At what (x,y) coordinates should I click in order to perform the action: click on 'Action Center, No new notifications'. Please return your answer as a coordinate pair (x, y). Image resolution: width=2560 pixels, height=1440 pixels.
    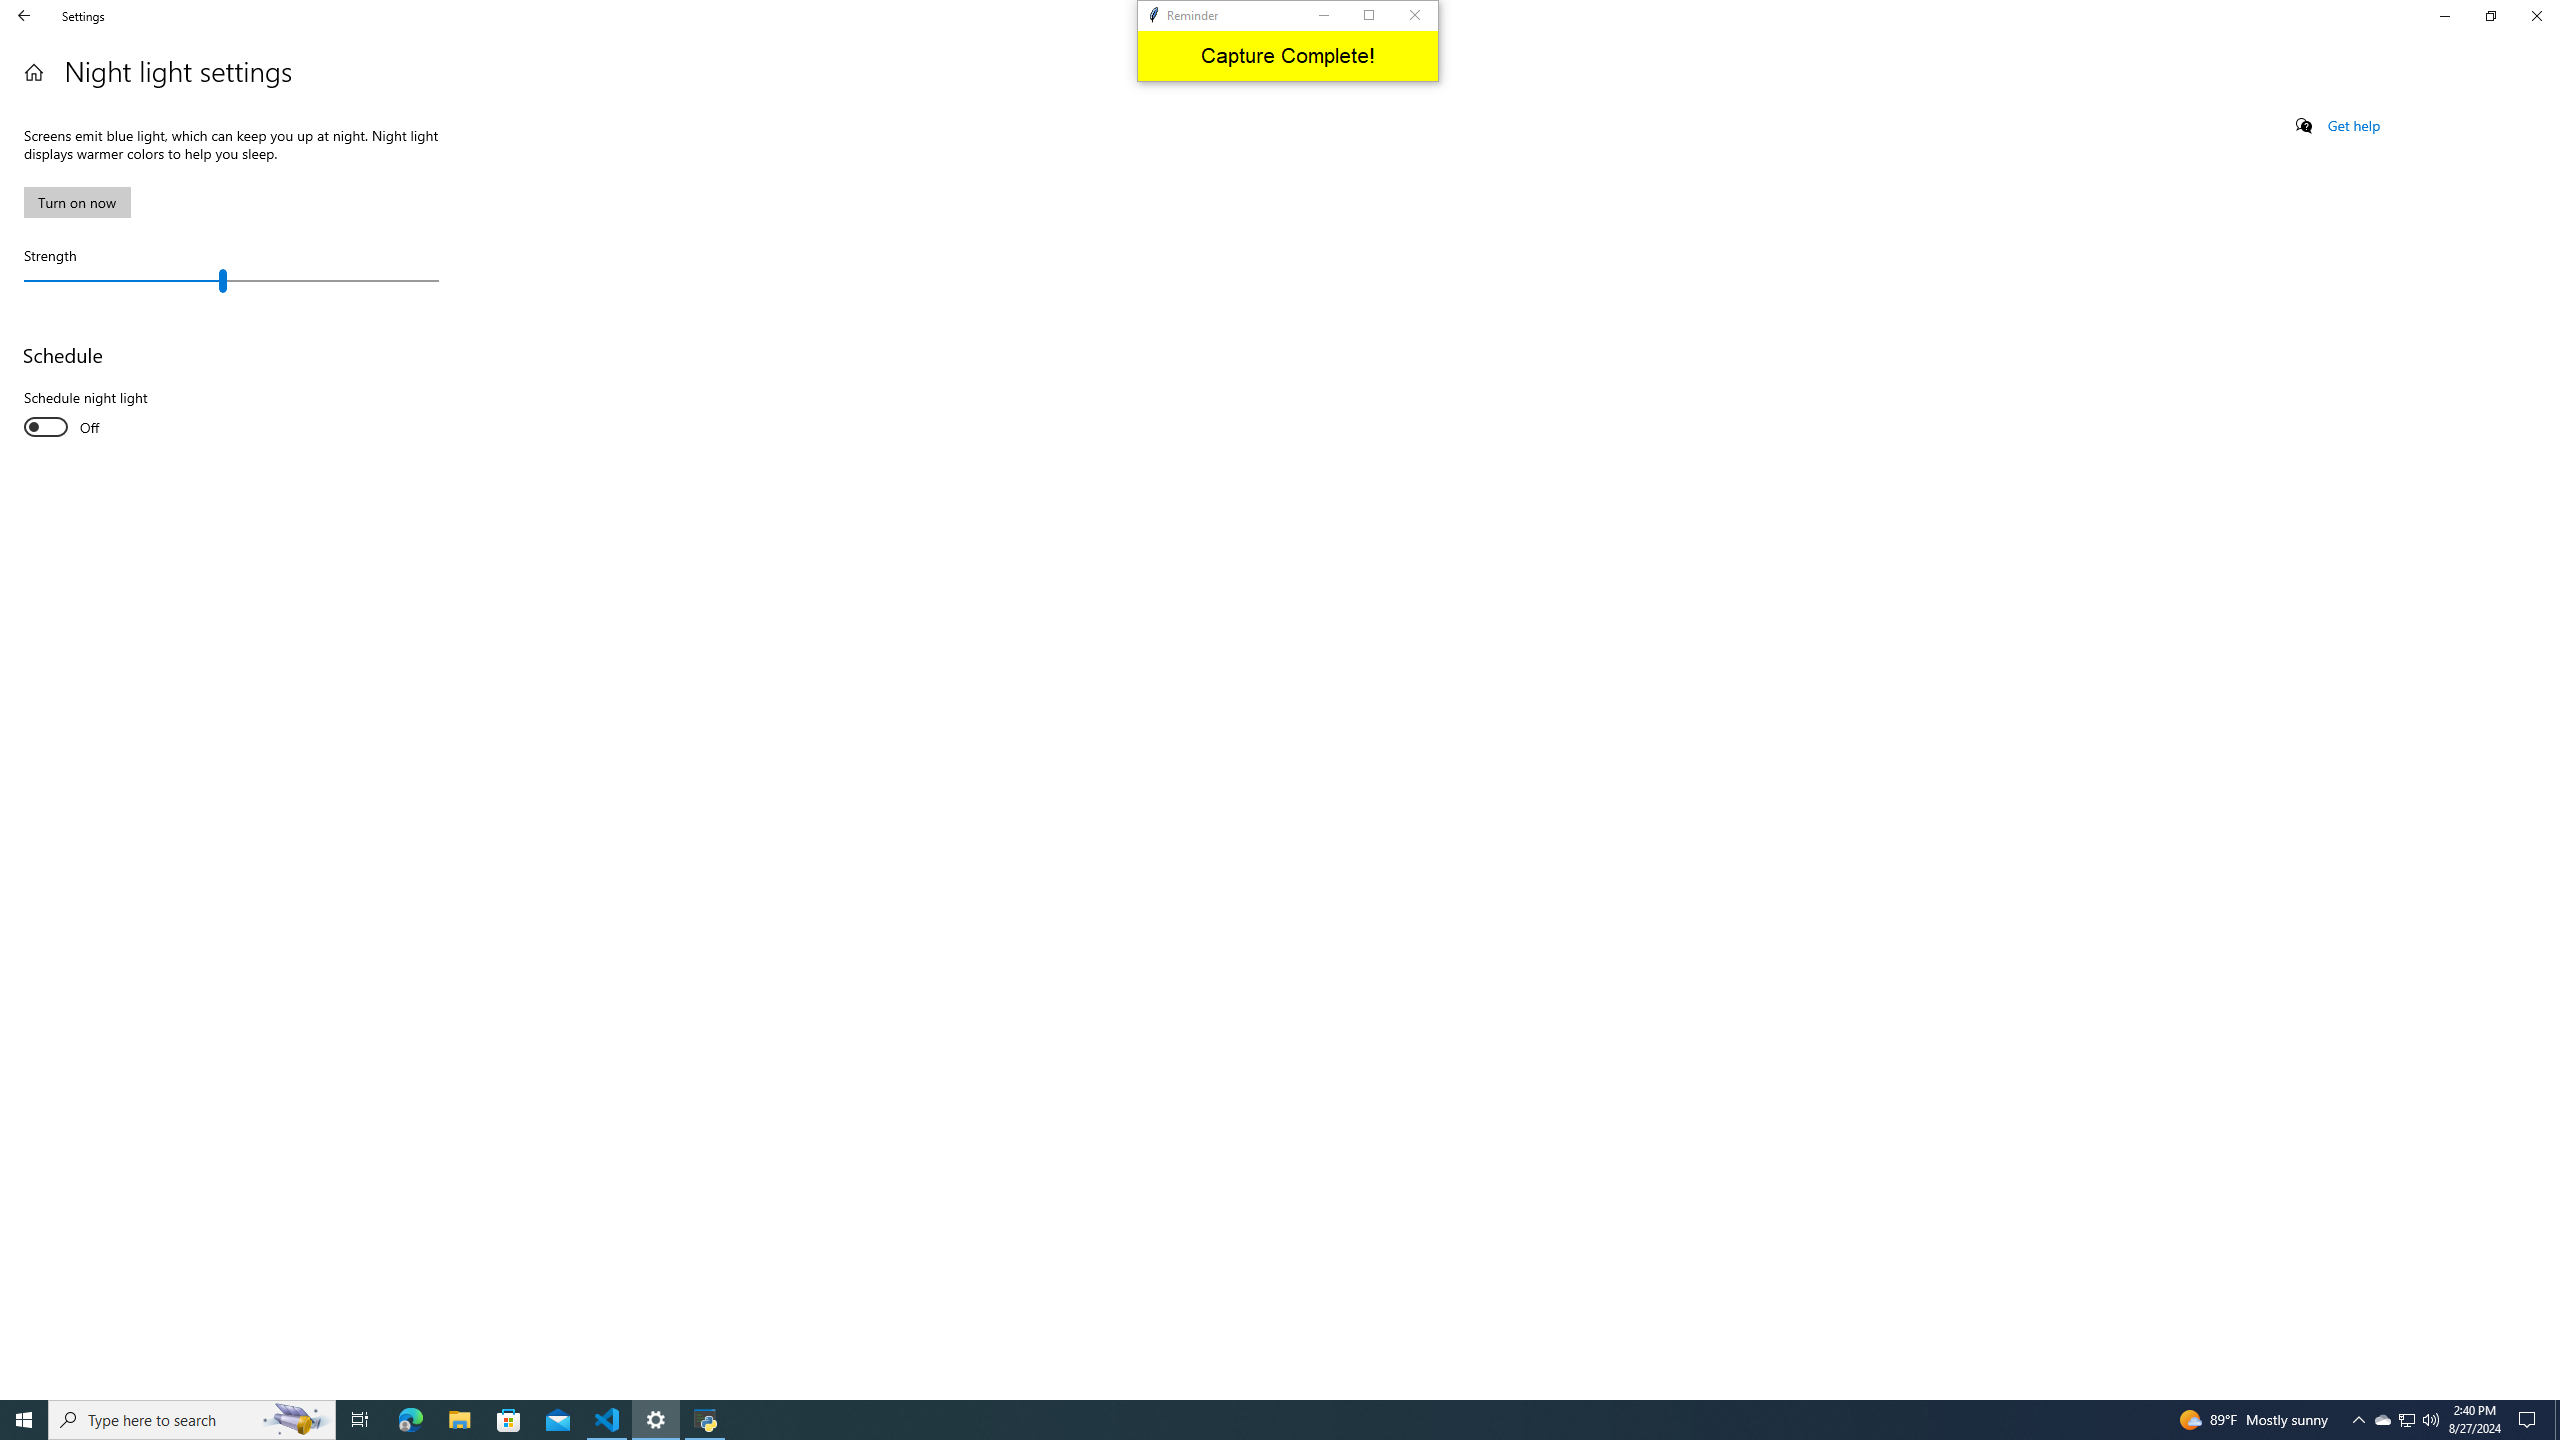
    Looking at the image, I should click on (2530, 1418).